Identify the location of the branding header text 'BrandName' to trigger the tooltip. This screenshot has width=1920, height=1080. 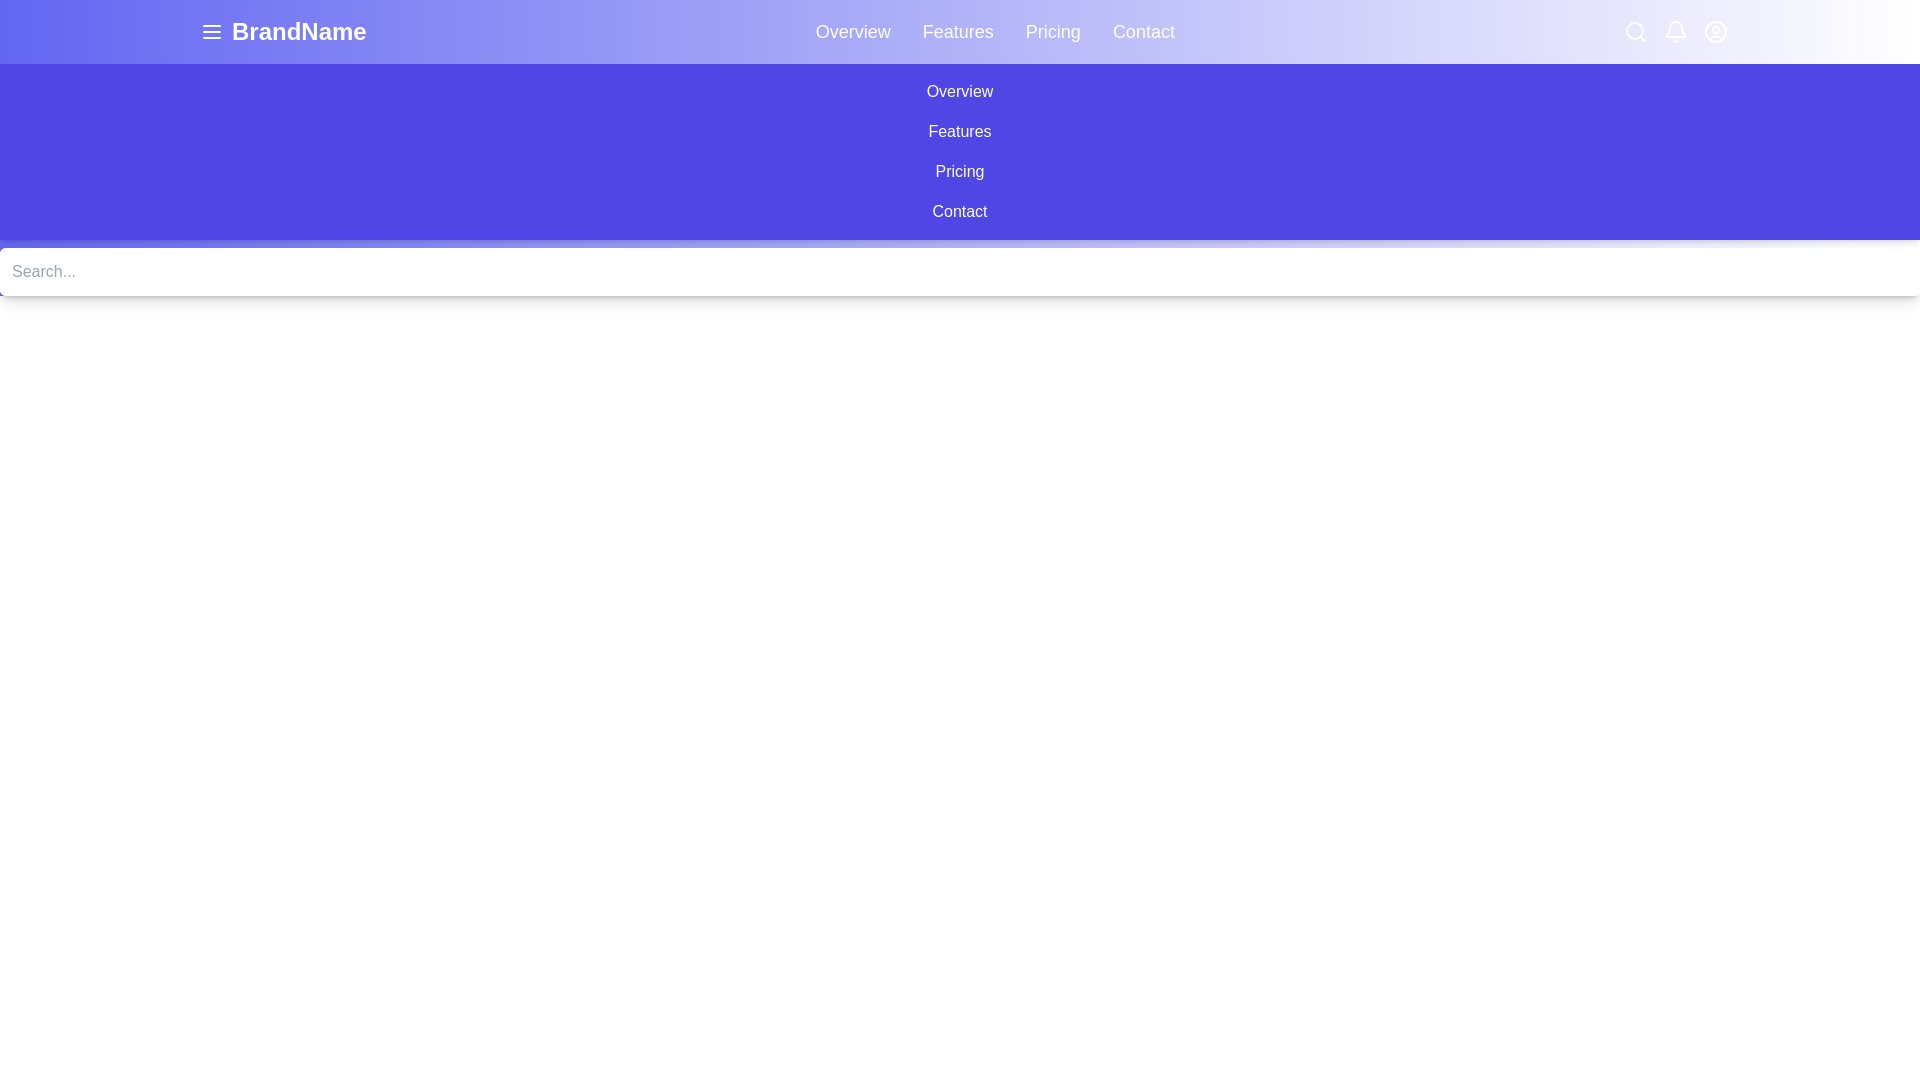
(278, 31).